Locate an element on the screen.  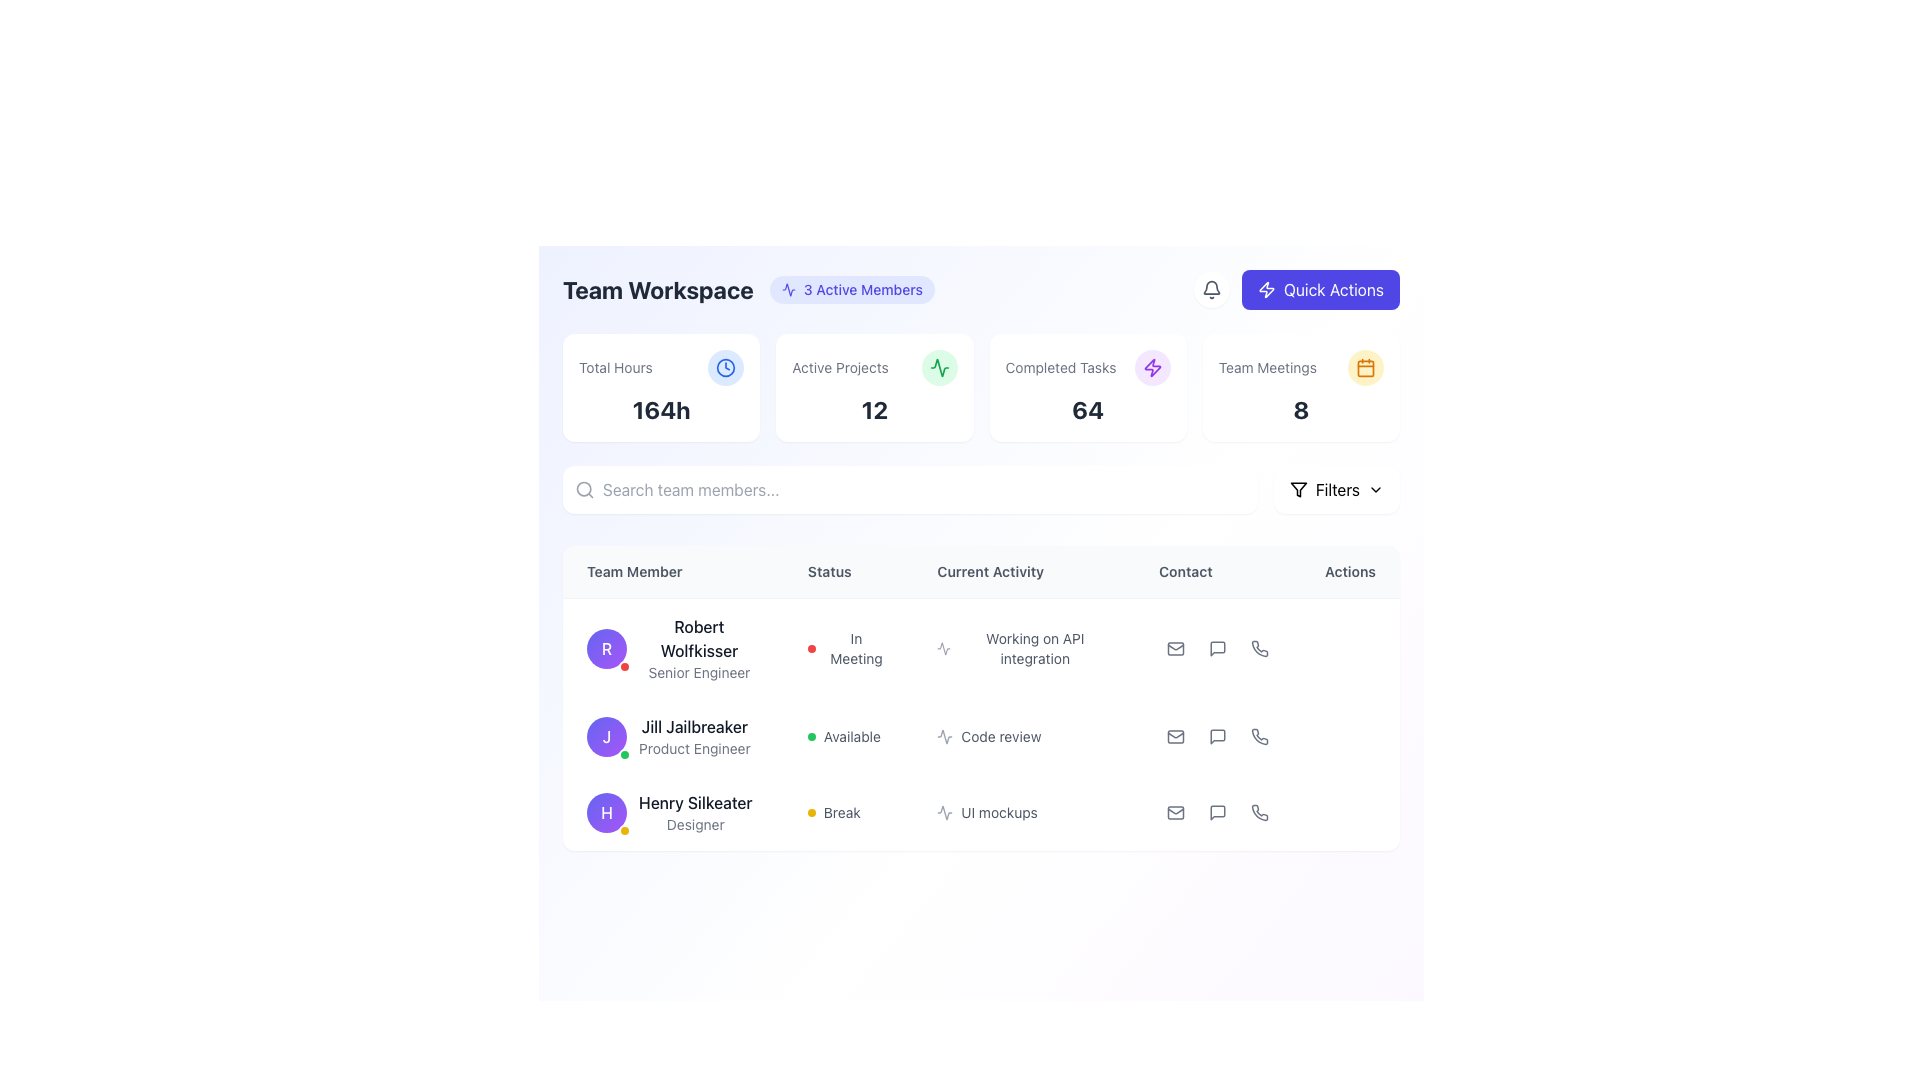
the badge displaying the active member count in the header of the page is located at coordinates (747, 289).